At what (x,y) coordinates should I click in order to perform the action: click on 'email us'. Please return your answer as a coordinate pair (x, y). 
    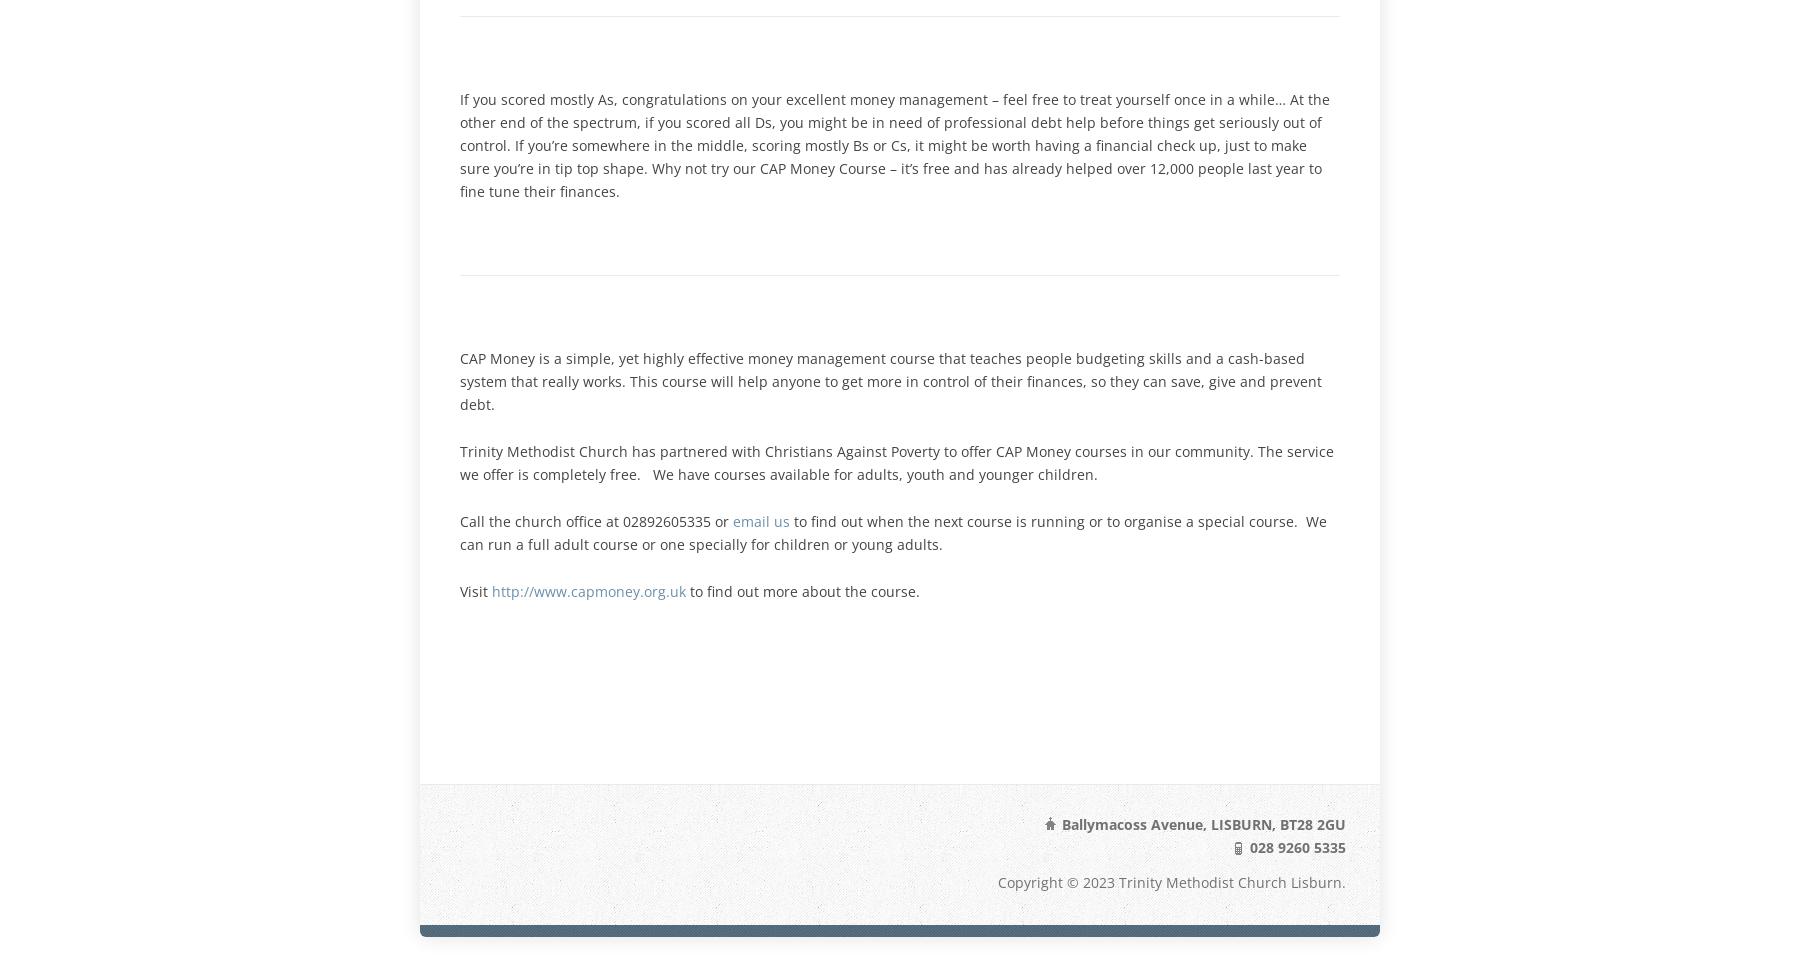
    Looking at the image, I should click on (760, 519).